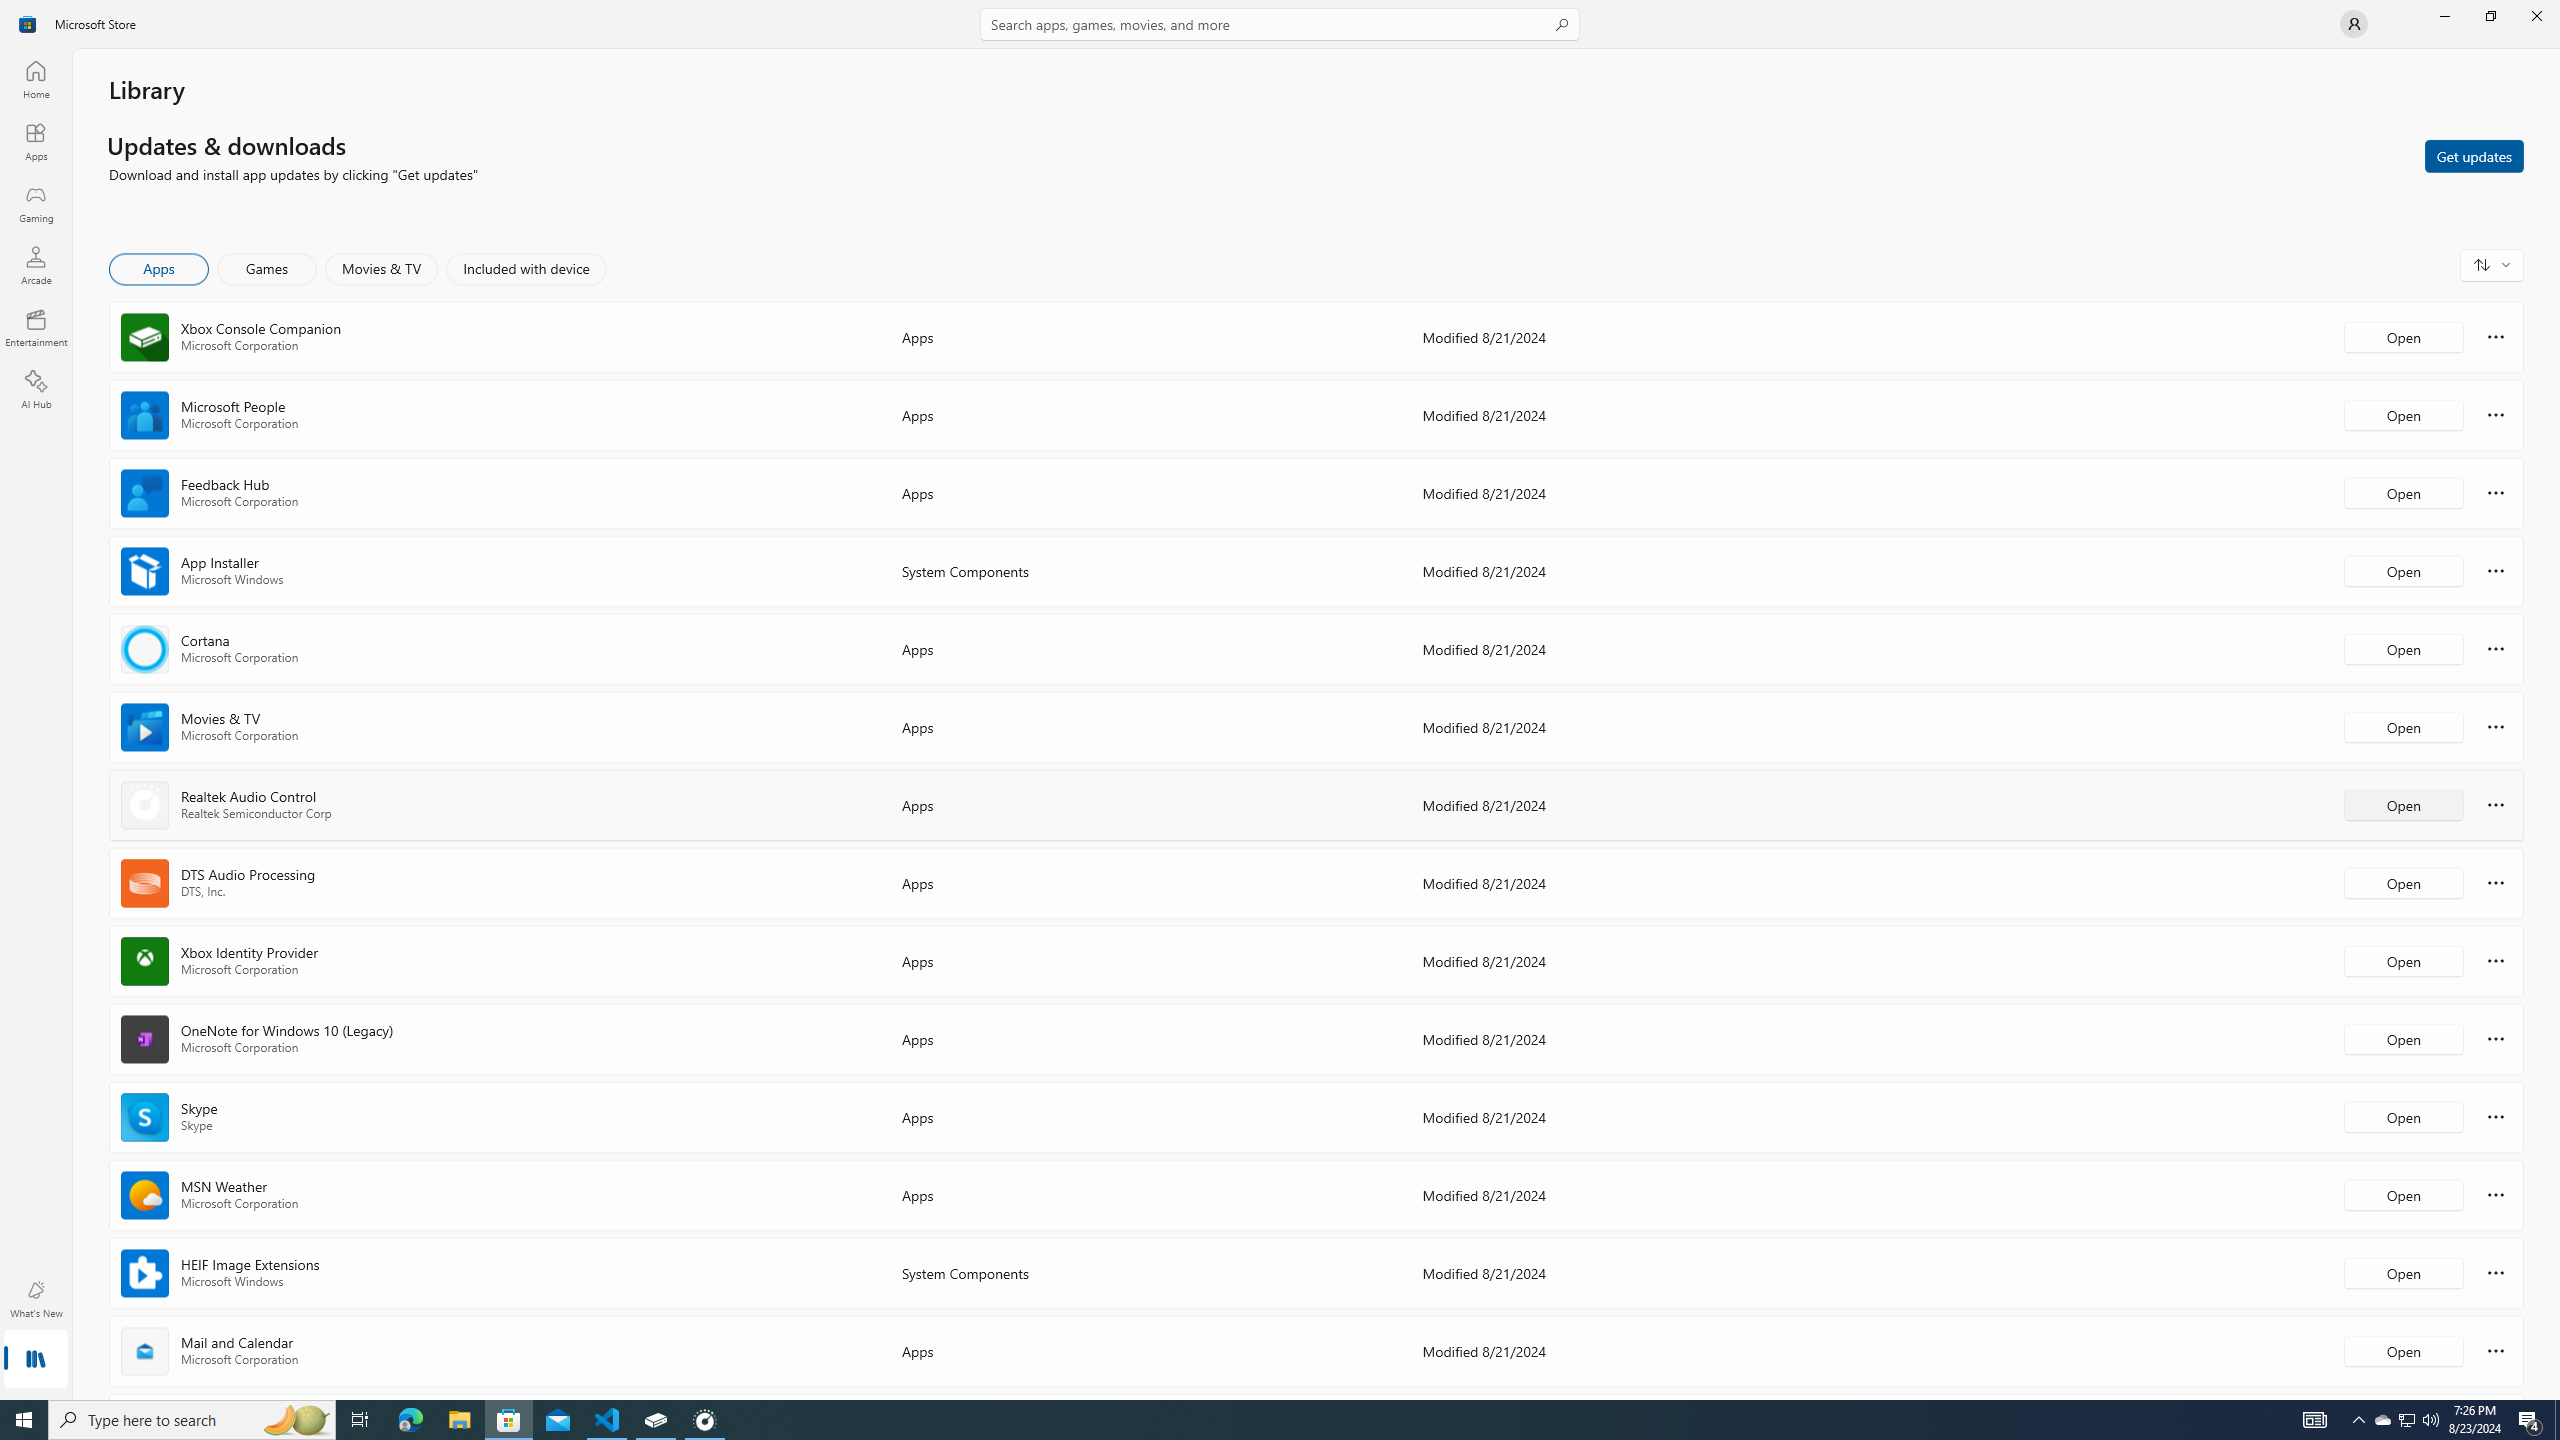 Image resolution: width=2560 pixels, height=1440 pixels. What do you see at coordinates (2495, 1349) in the screenshot?
I see `'More options'` at bounding box center [2495, 1349].